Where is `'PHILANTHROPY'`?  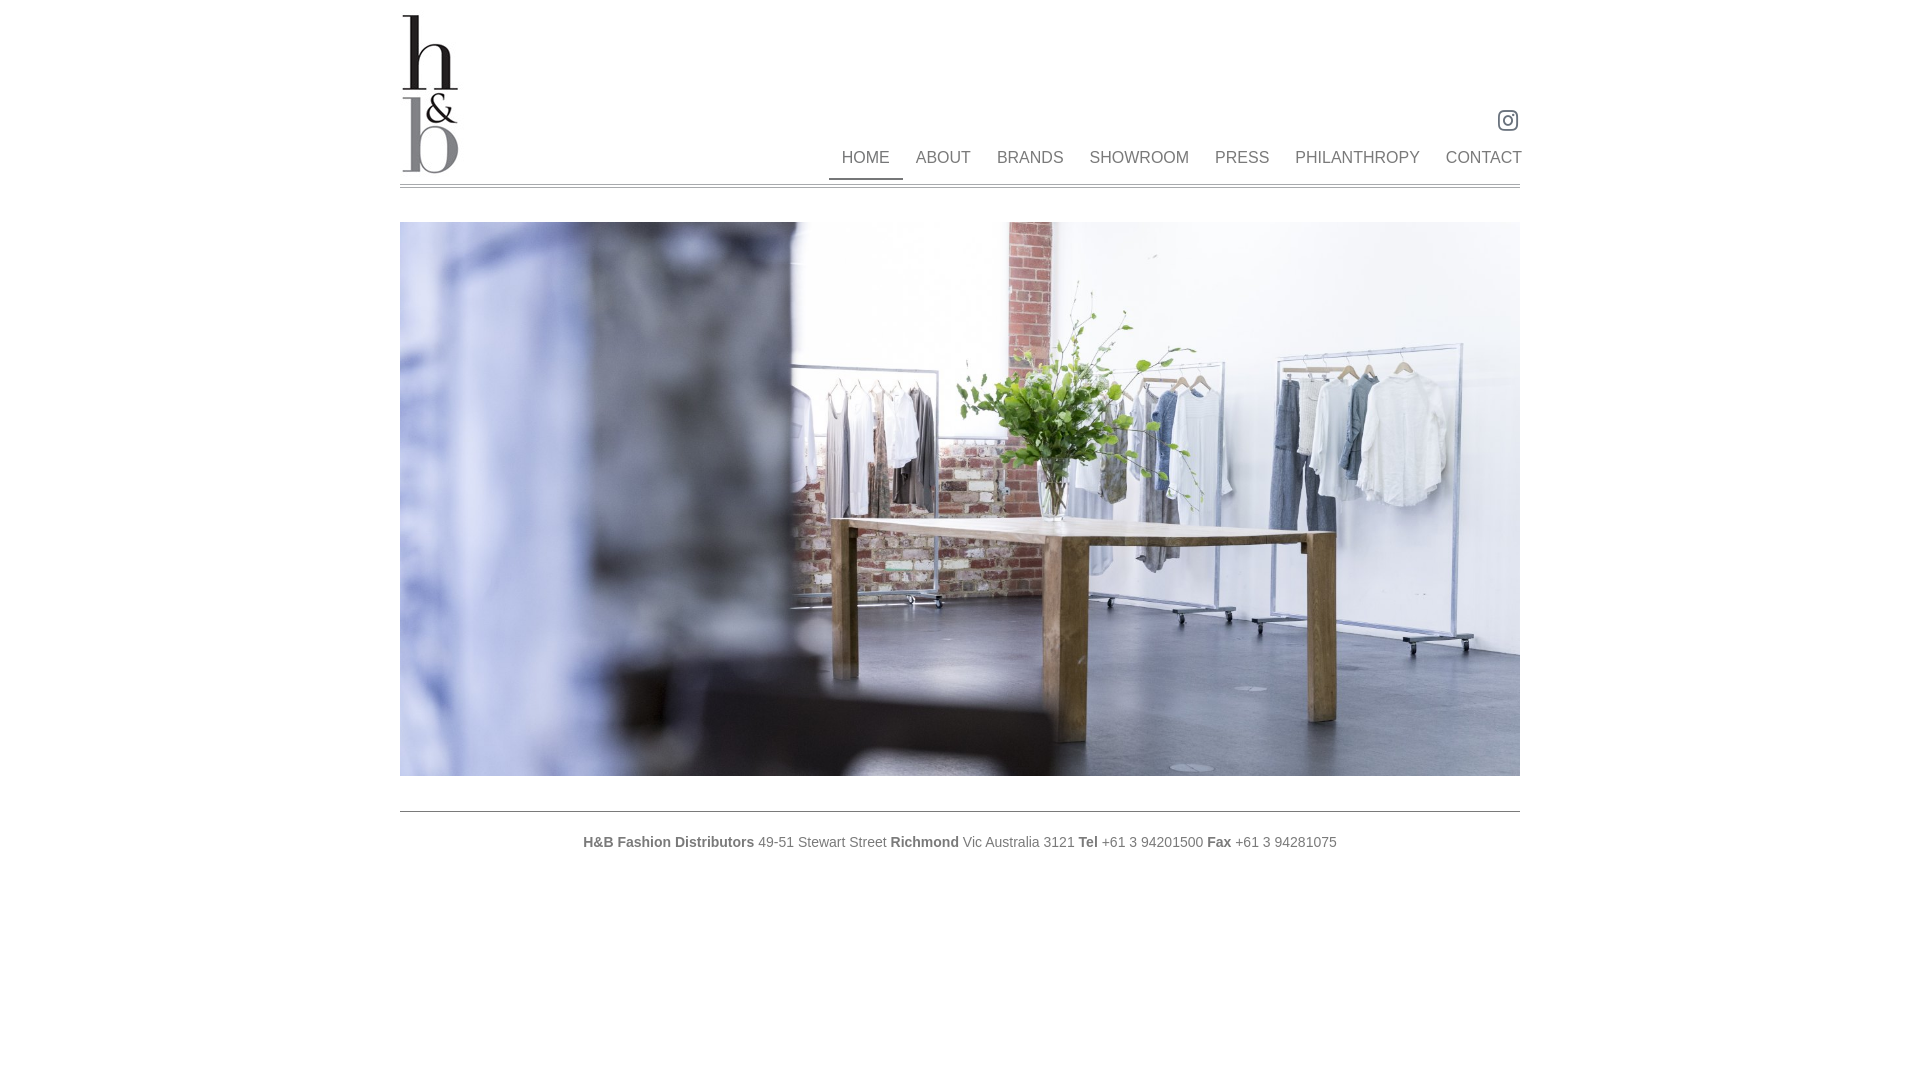 'PHILANTHROPY' is located at coordinates (1357, 157).